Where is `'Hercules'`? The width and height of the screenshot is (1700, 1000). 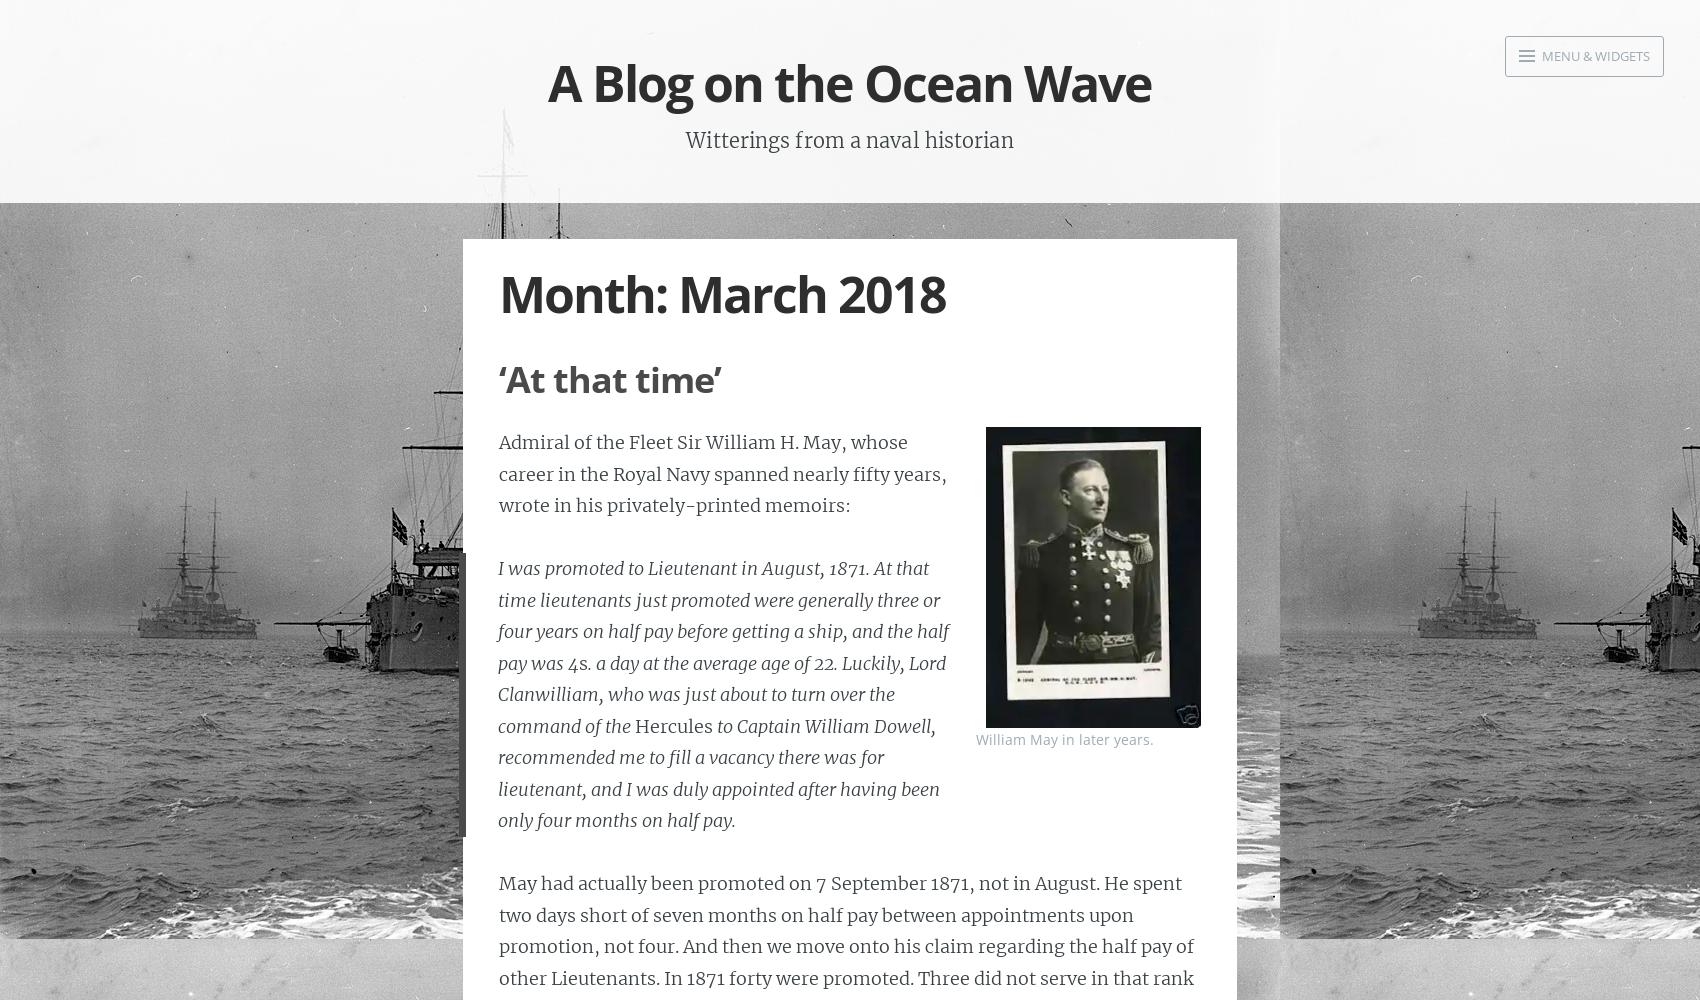 'Hercules' is located at coordinates (673, 724).